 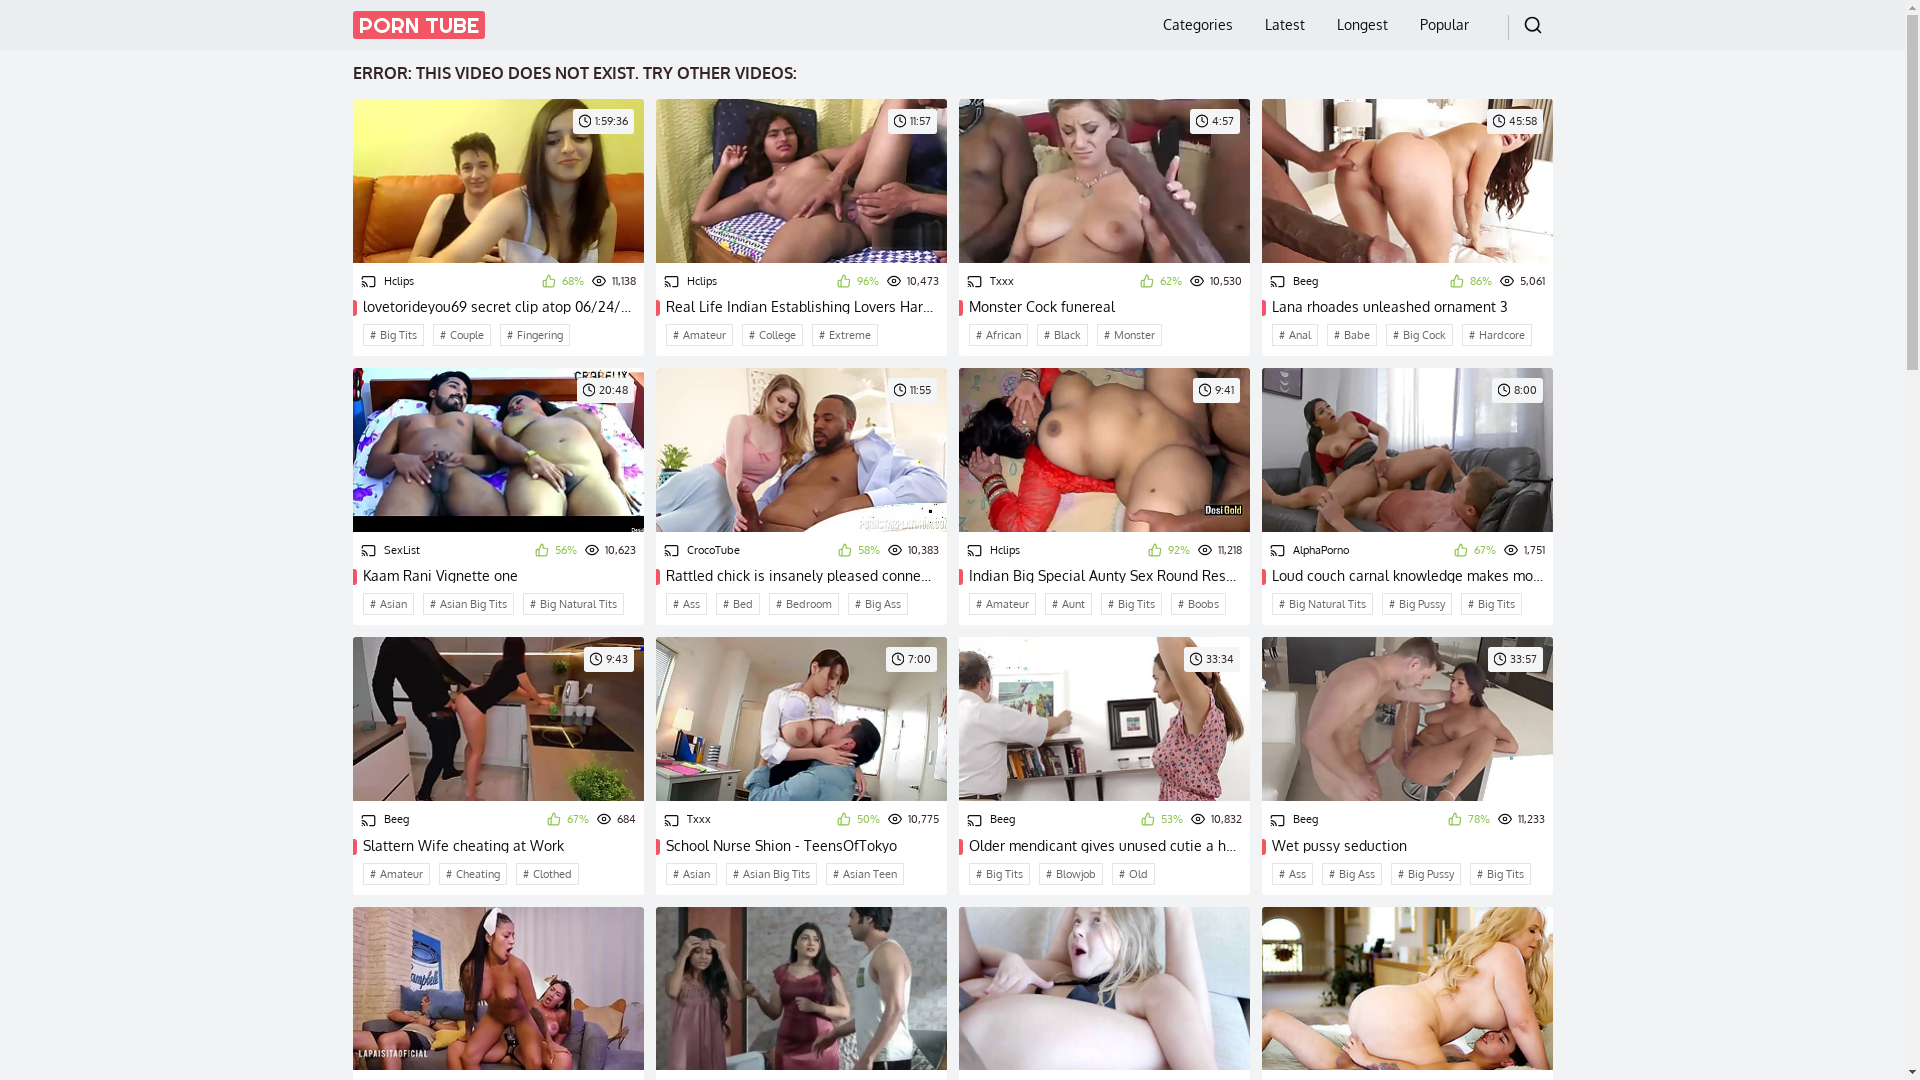 I want to click on 'African', so click(x=997, y=334).